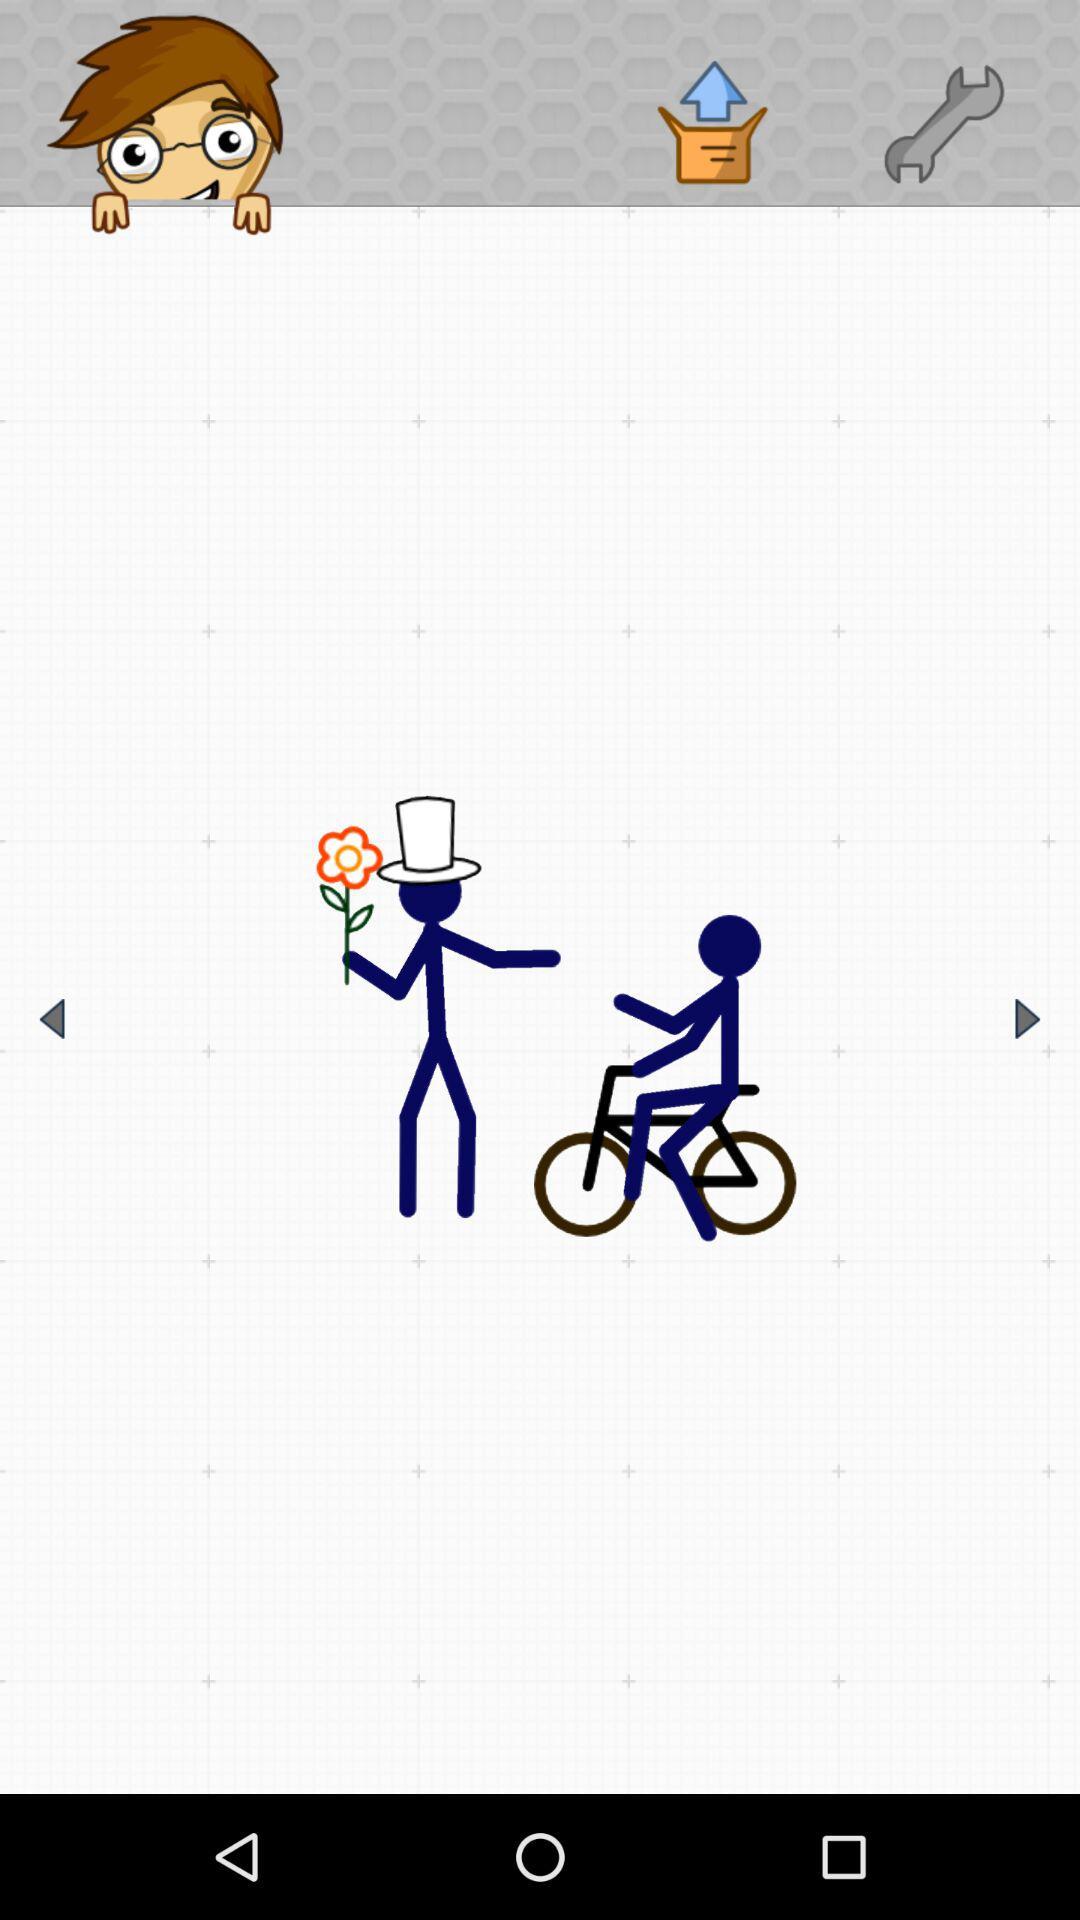 The image size is (1080, 1920). What do you see at coordinates (1027, 1018) in the screenshot?
I see `play option` at bounding box center [1027, 1018].